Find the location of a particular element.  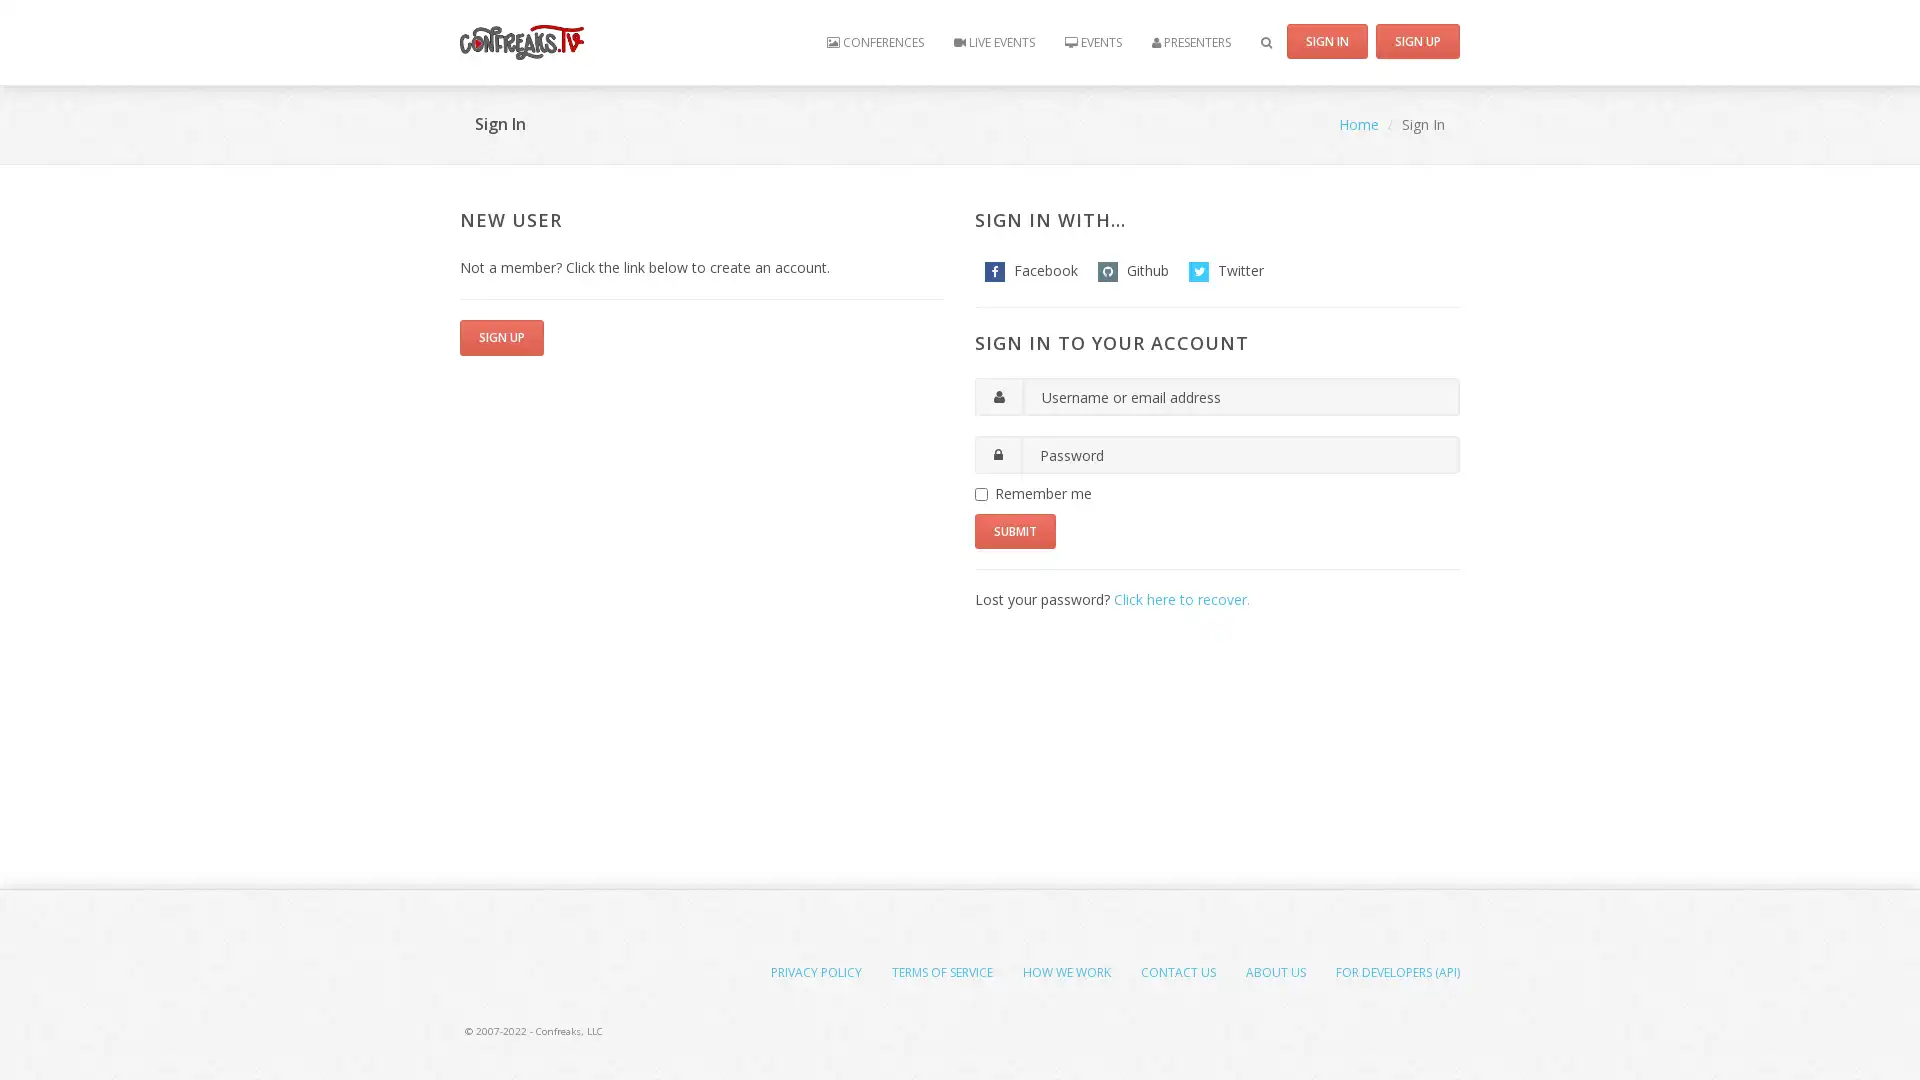

Submit is located at coordinates (1015, 530).